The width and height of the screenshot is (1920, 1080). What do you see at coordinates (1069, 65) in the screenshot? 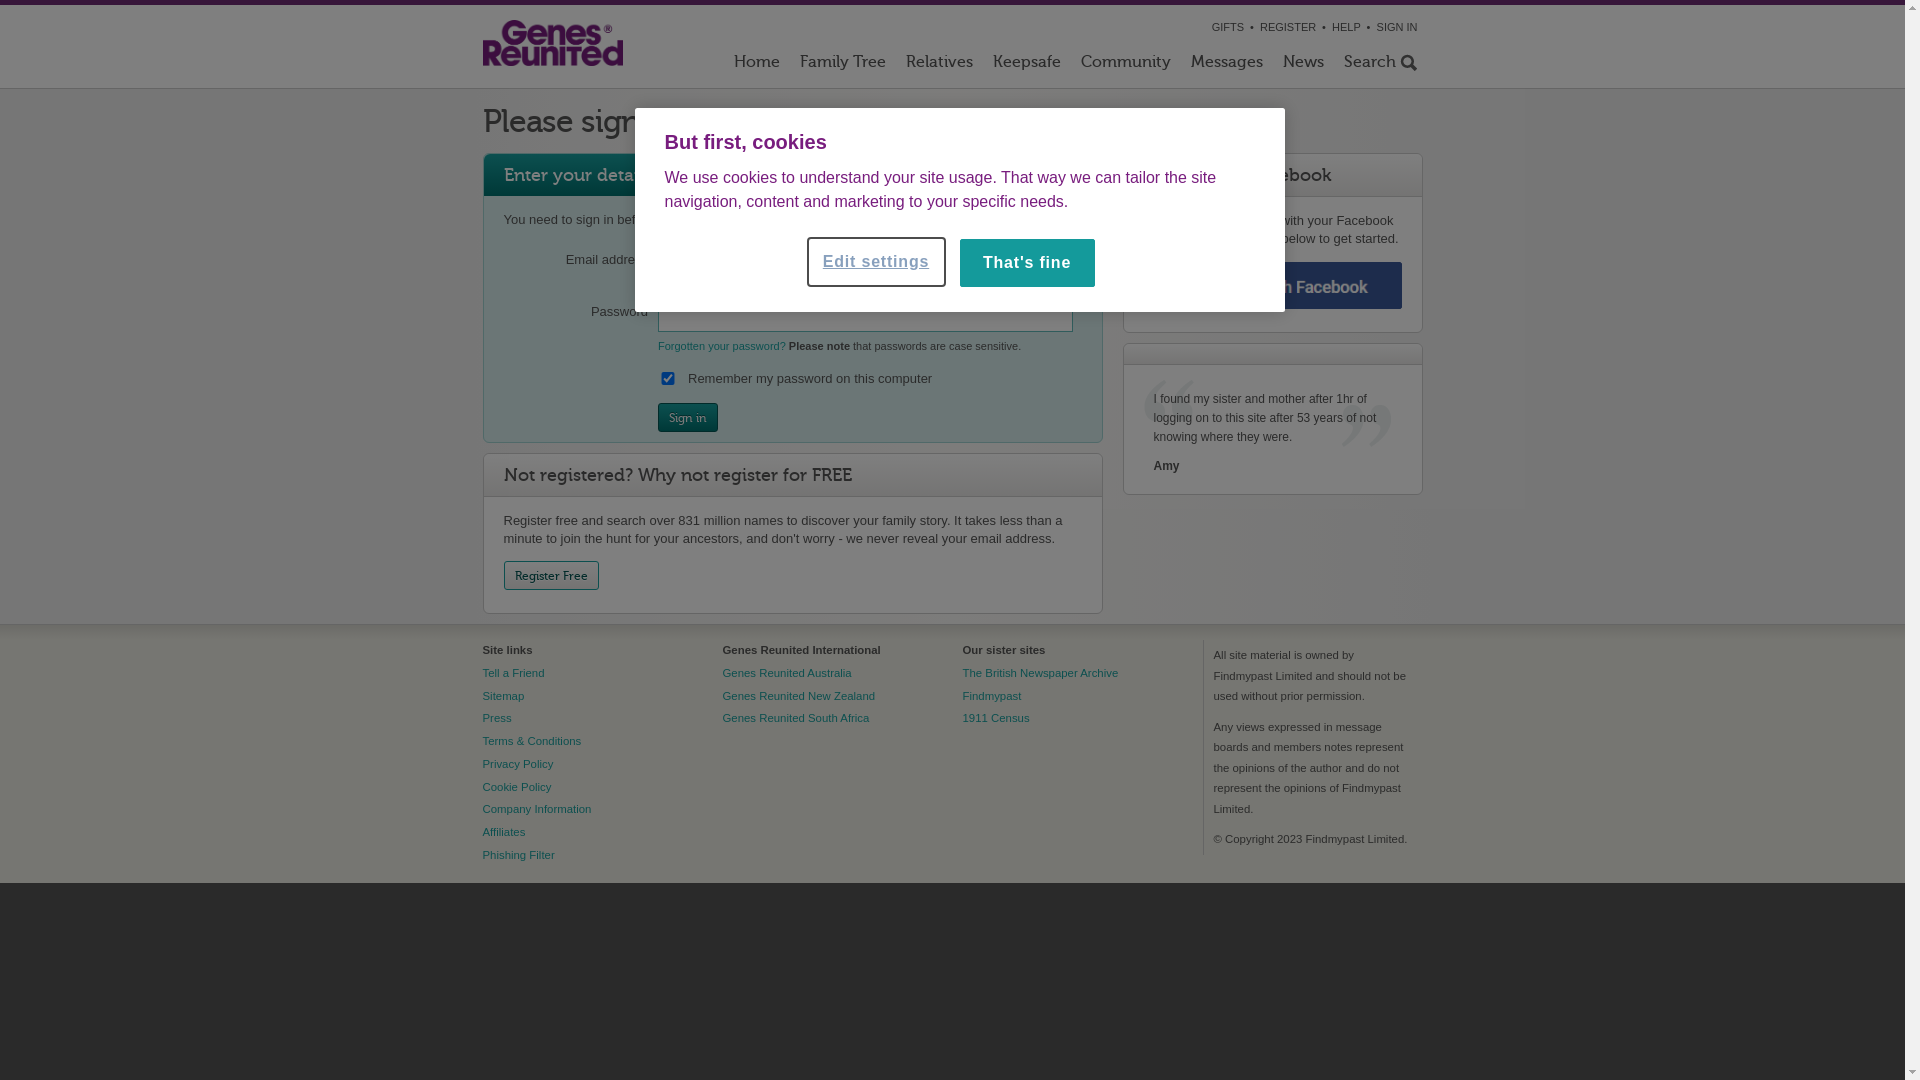
I see `'Community'` at bounding box center [1069, 65].